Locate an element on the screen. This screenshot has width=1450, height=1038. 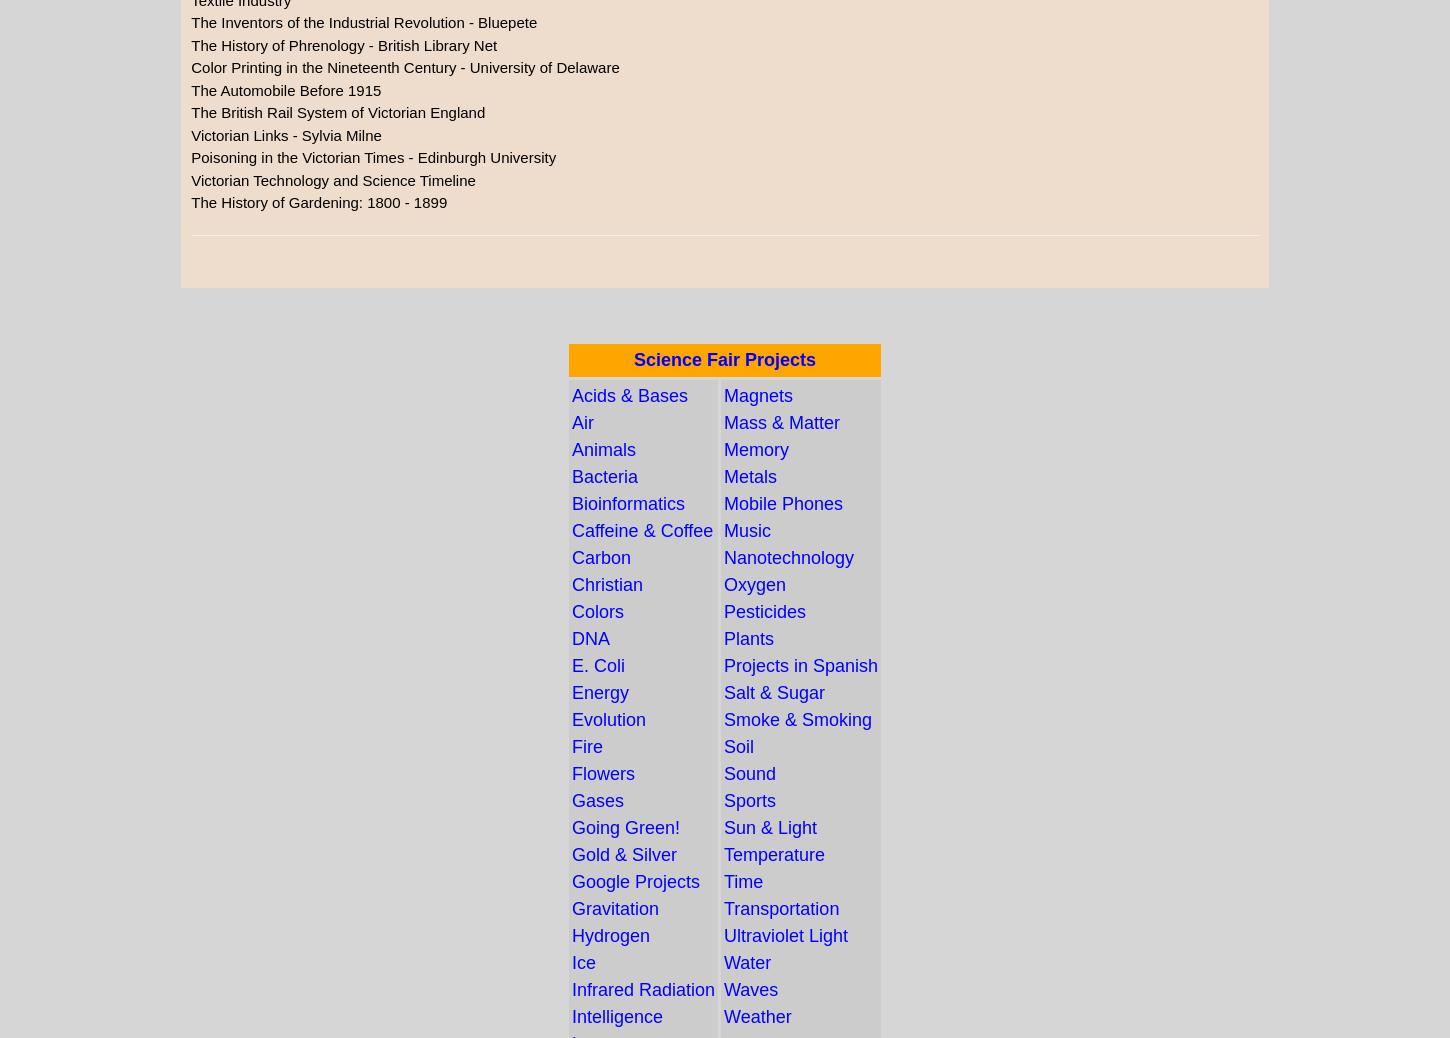
'Caffeine & Coffee' is located at coordinates (641, 529).